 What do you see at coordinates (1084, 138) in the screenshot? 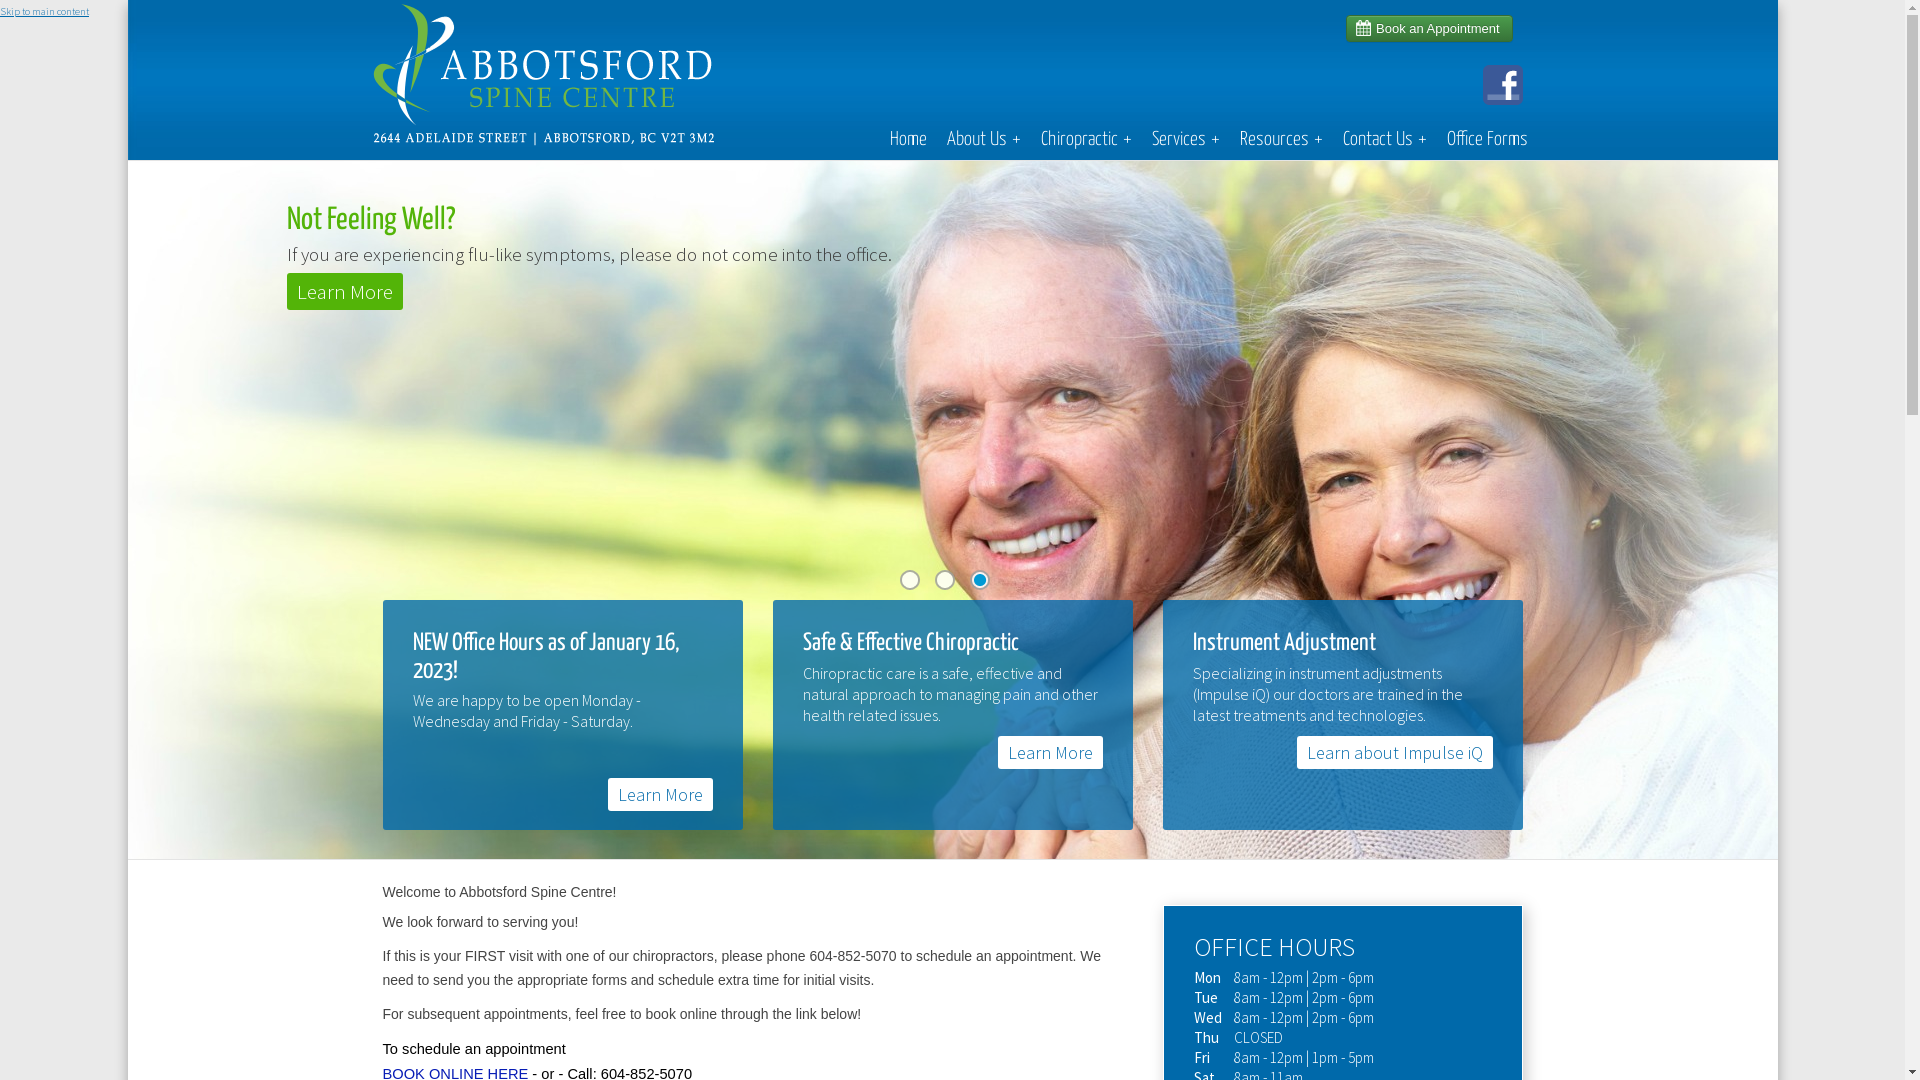
I see `'Chiropractic+'` at bounding box center [1084, 138].